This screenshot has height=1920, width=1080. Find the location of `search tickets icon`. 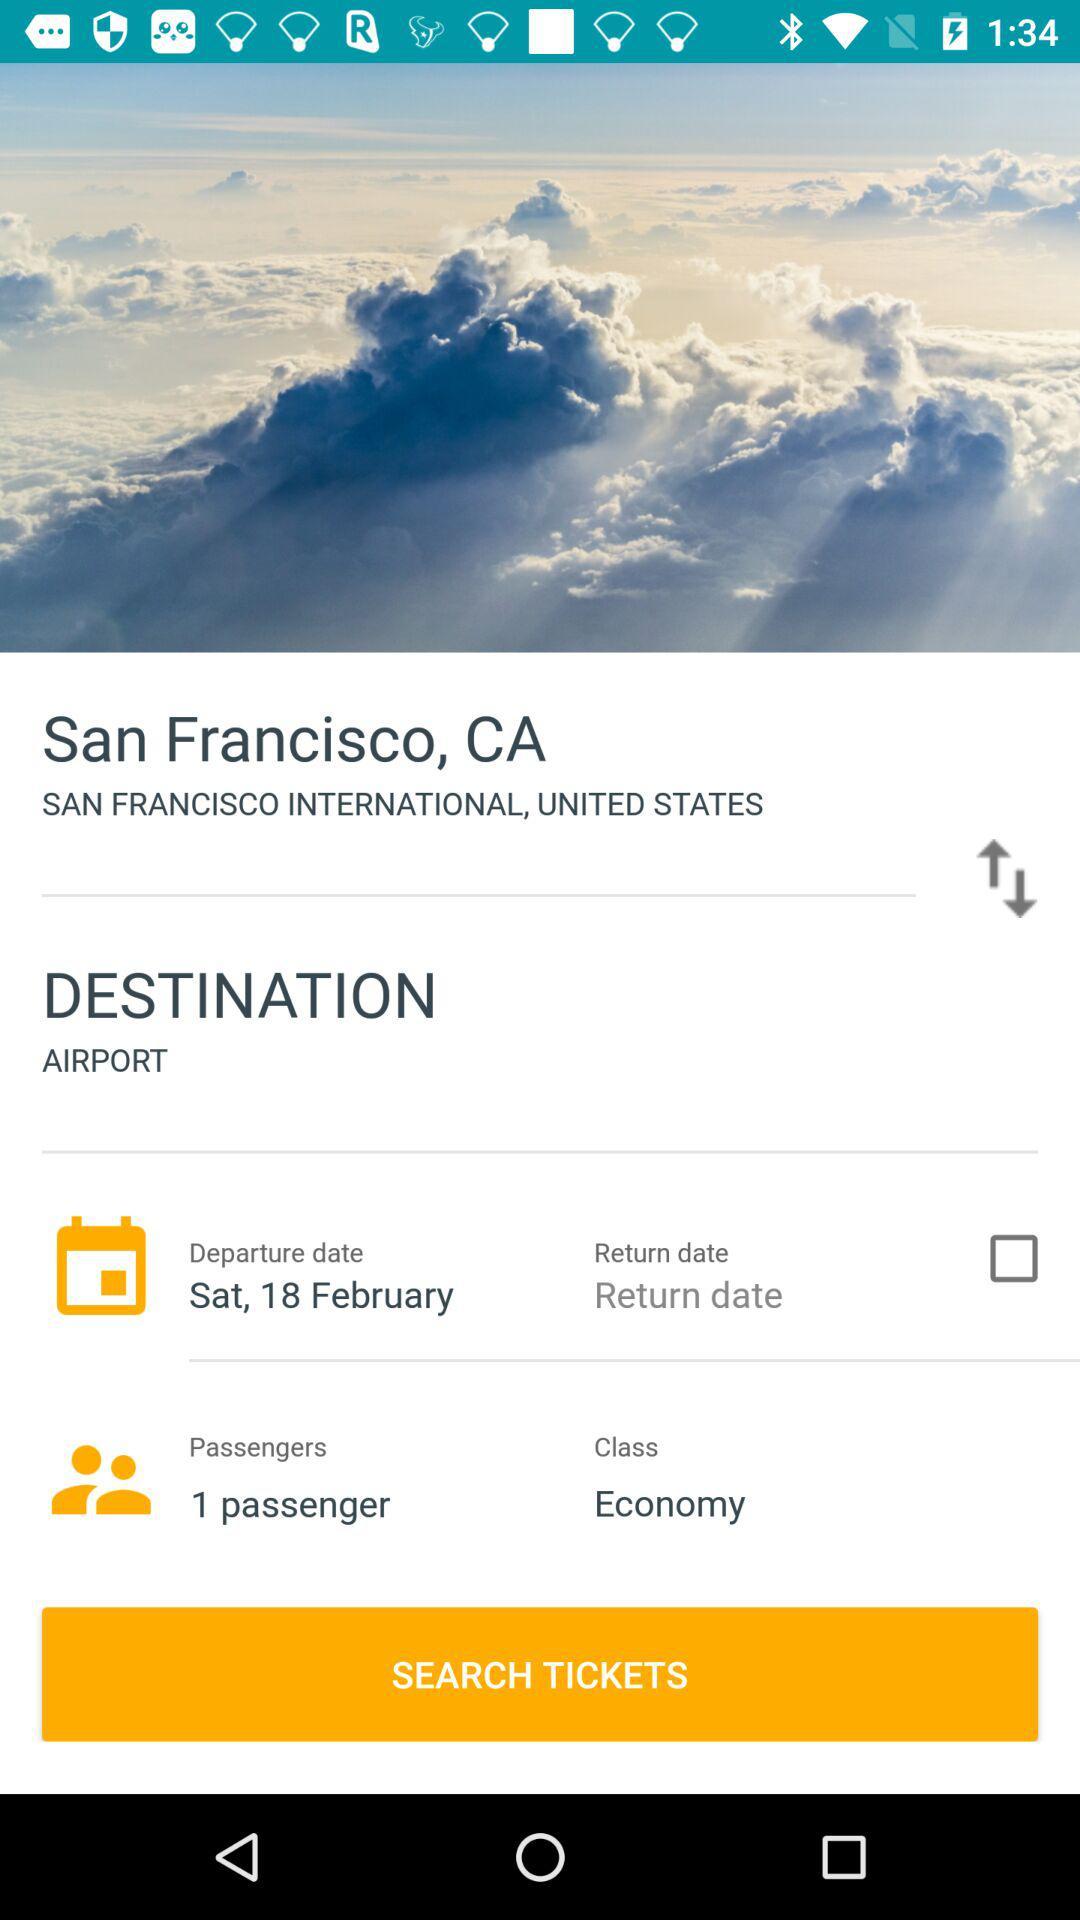

search tickets icon is located at coordinates (540, 1674).